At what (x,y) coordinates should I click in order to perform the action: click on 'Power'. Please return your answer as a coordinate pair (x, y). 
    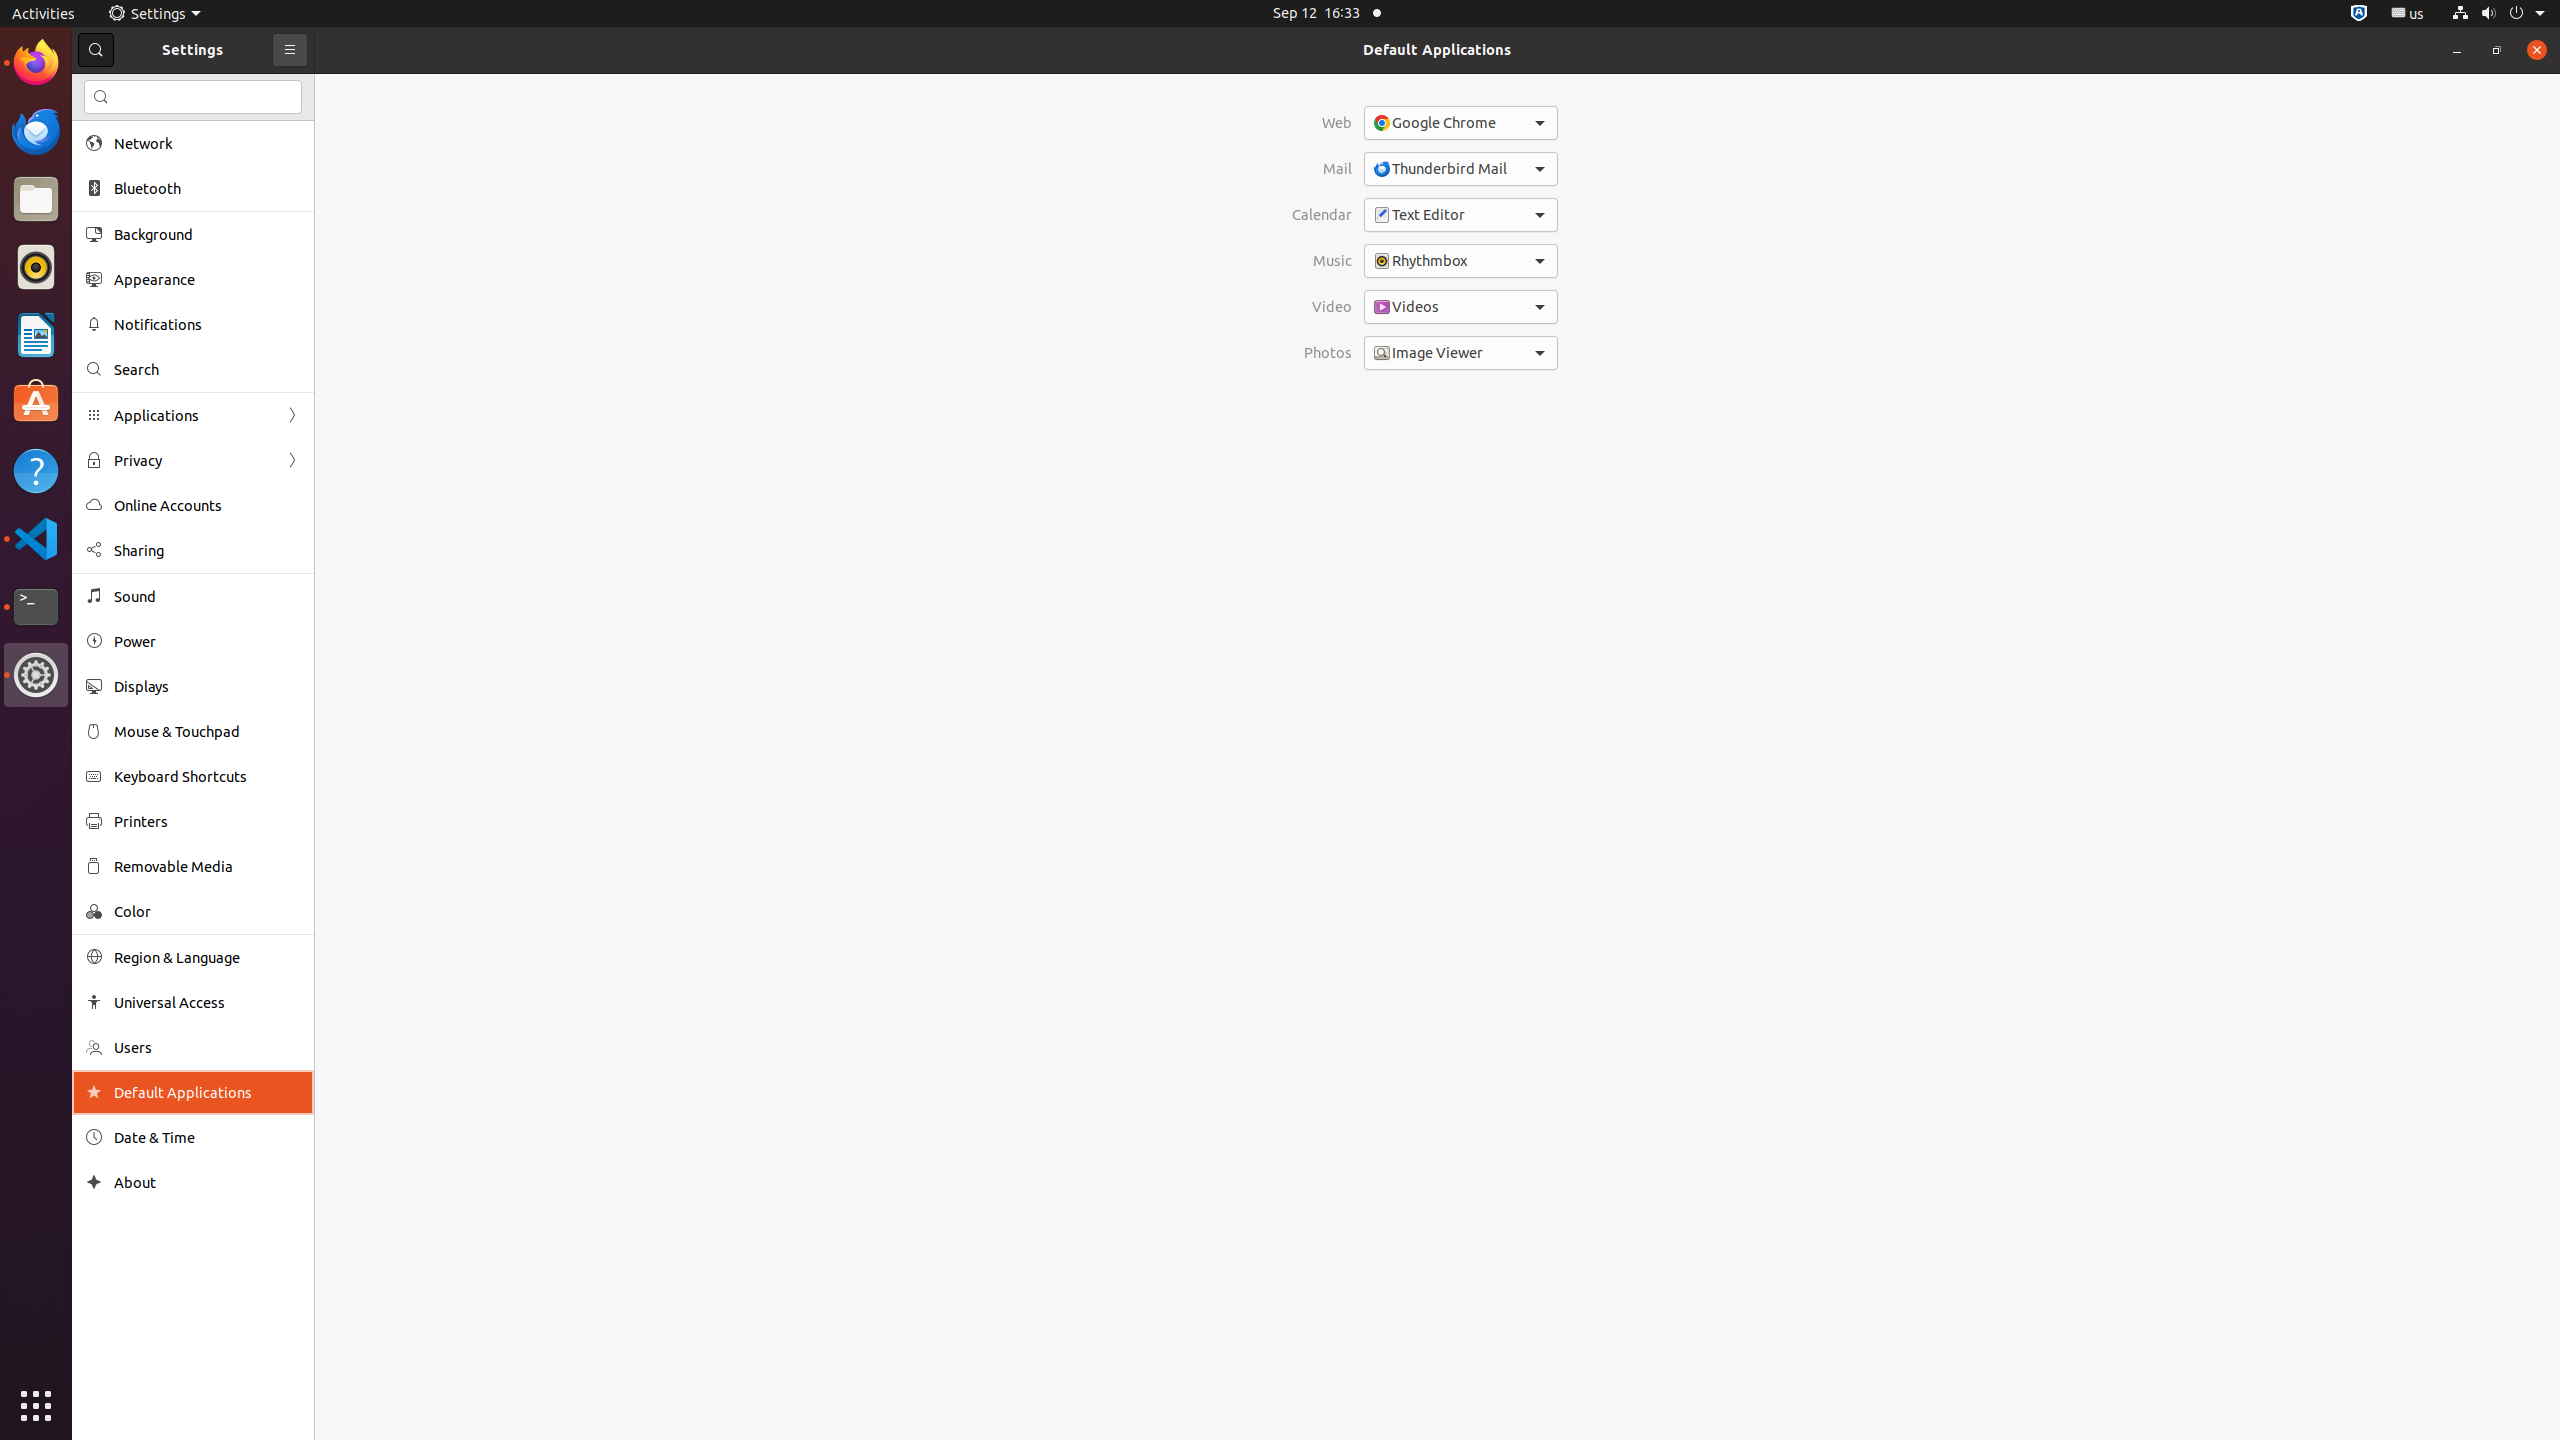
    Looking at the image, I should click on (207, 640).